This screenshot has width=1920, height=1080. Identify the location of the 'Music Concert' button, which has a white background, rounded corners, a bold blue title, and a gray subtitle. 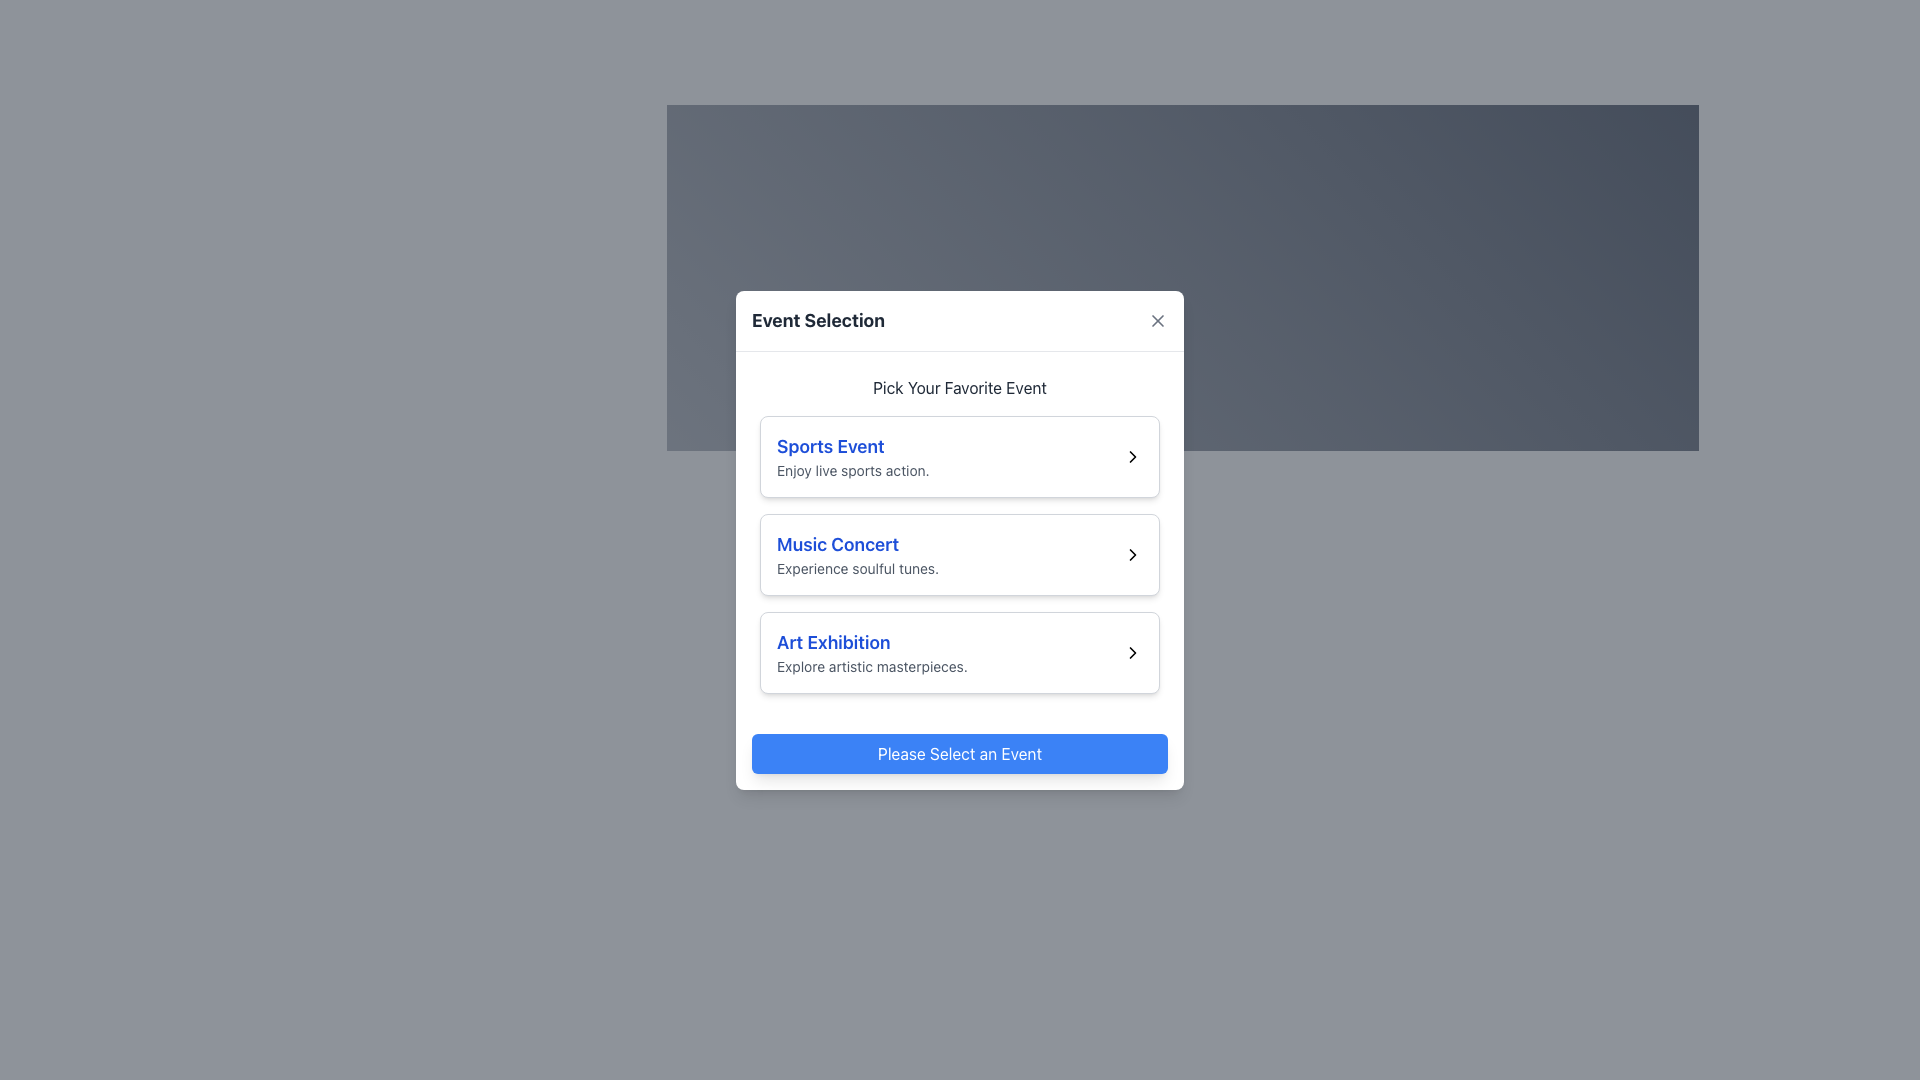
(960, 554).